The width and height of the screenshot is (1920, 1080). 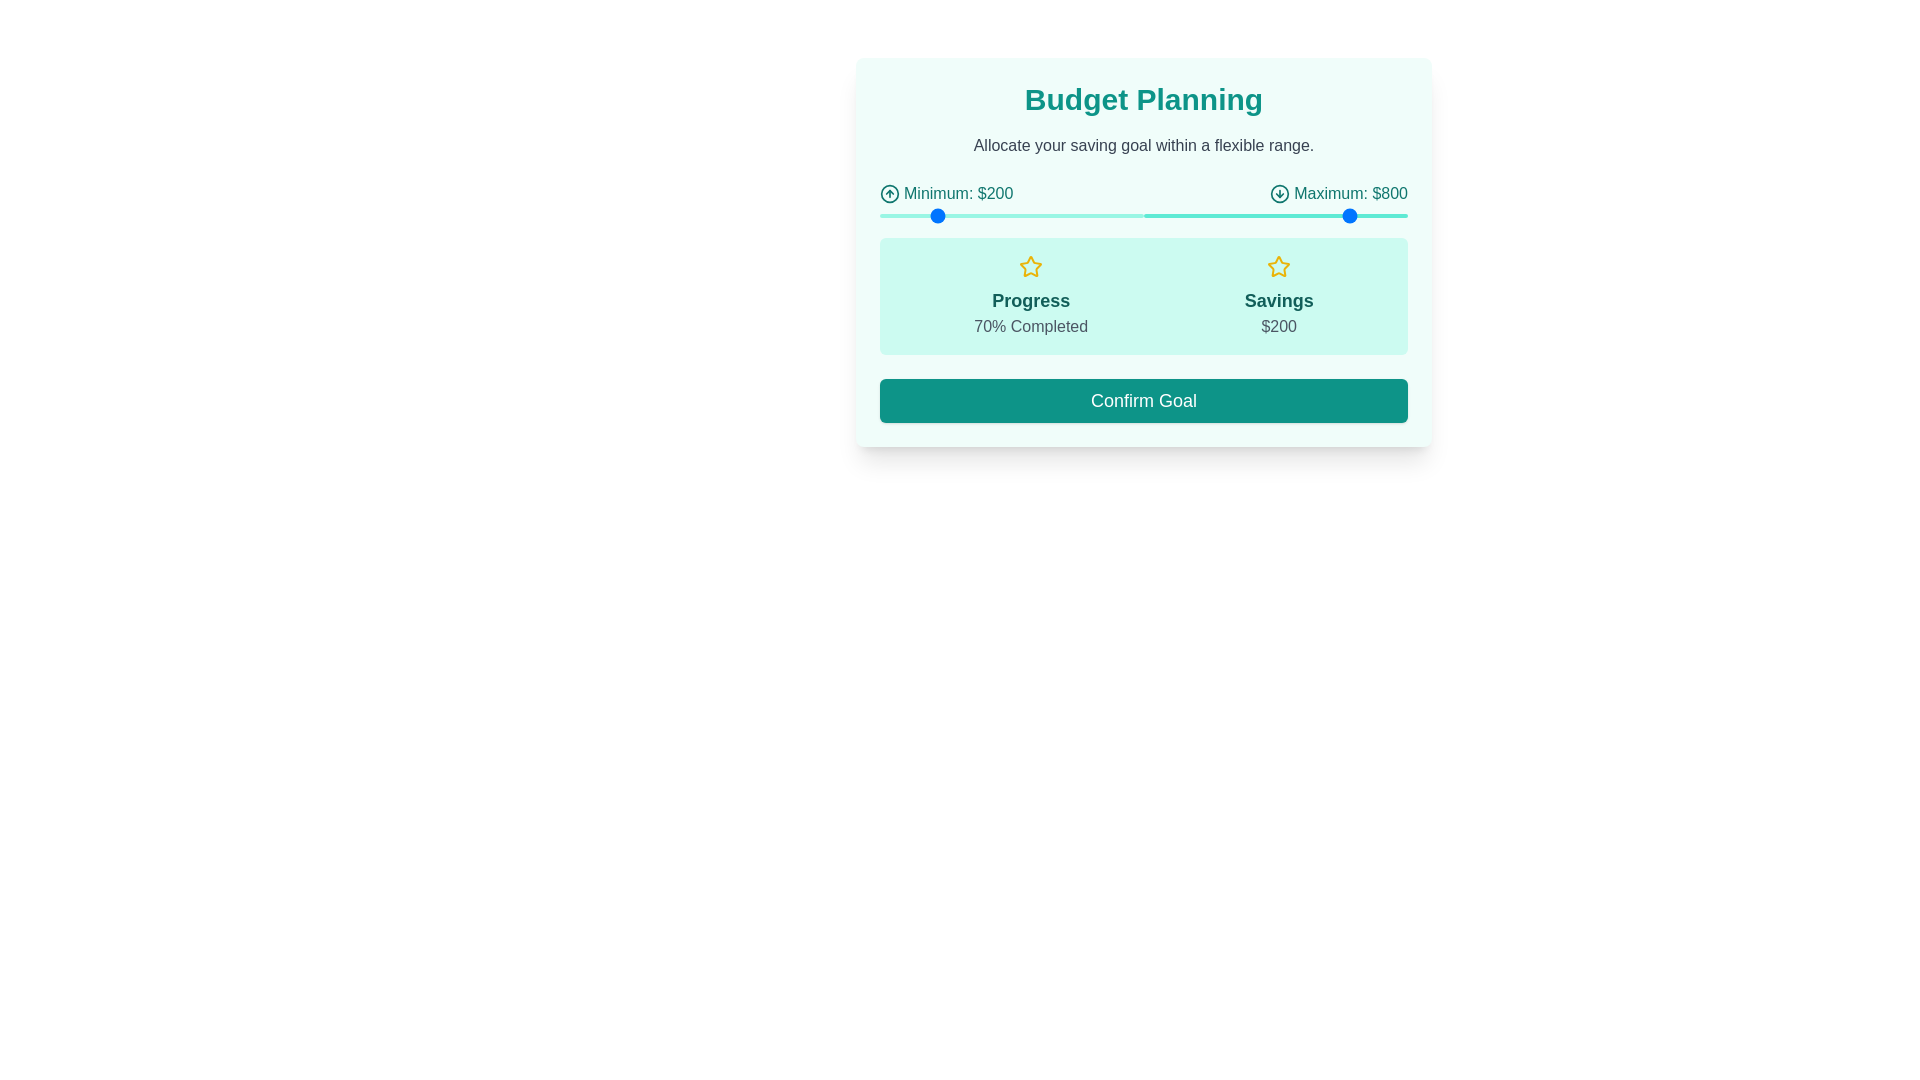 What do you see at coordinates (1280, 193) in the screenshot?
I see `the circular icon with a downward arrow, which is located to the left of the 'Maximum: $800' label and has a green border and white interior` at bounding box center [1280, 193].